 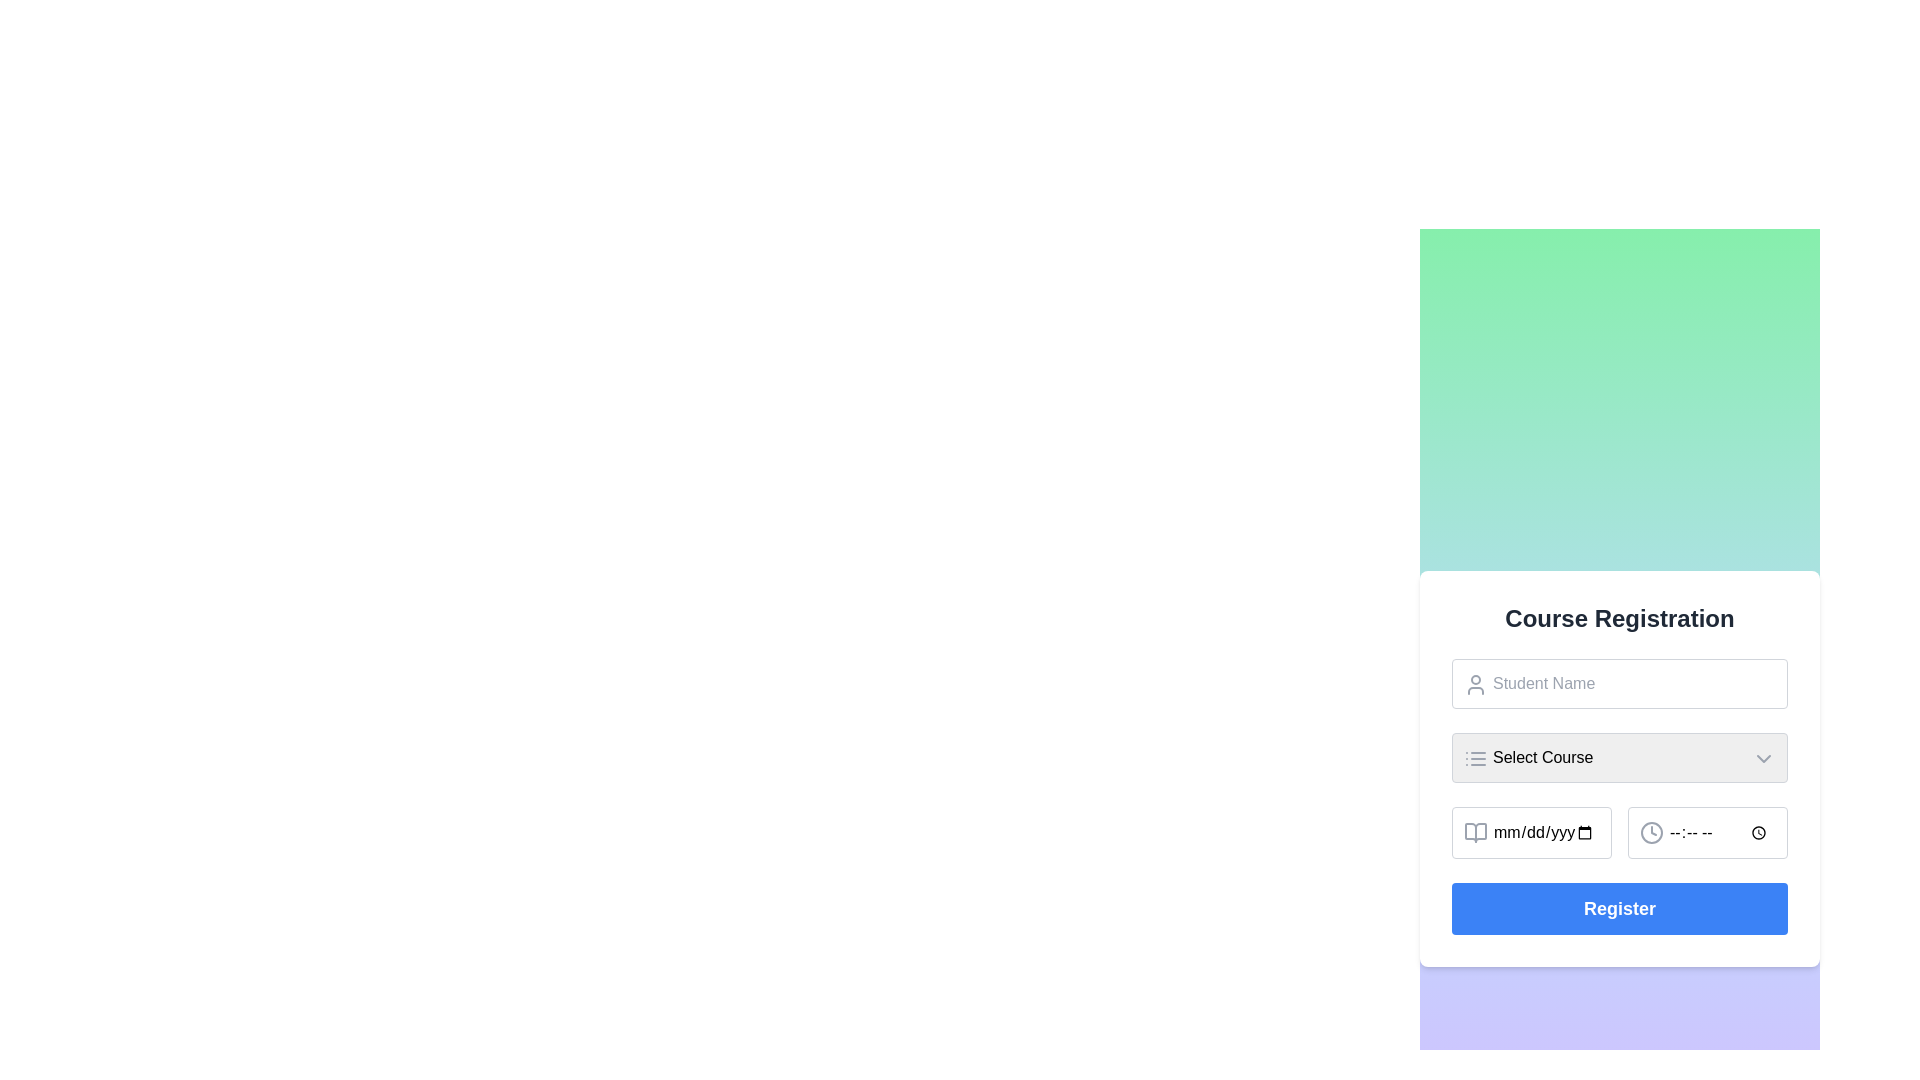 What do you see at coordinates (1620, 617) in the screenshot?
I see `the 'Course Registration' heading element, which is a bold, centrally aligned text label in dark gray on a white background, serving as the primary title for the content below` at bounding box center [1620, 617].